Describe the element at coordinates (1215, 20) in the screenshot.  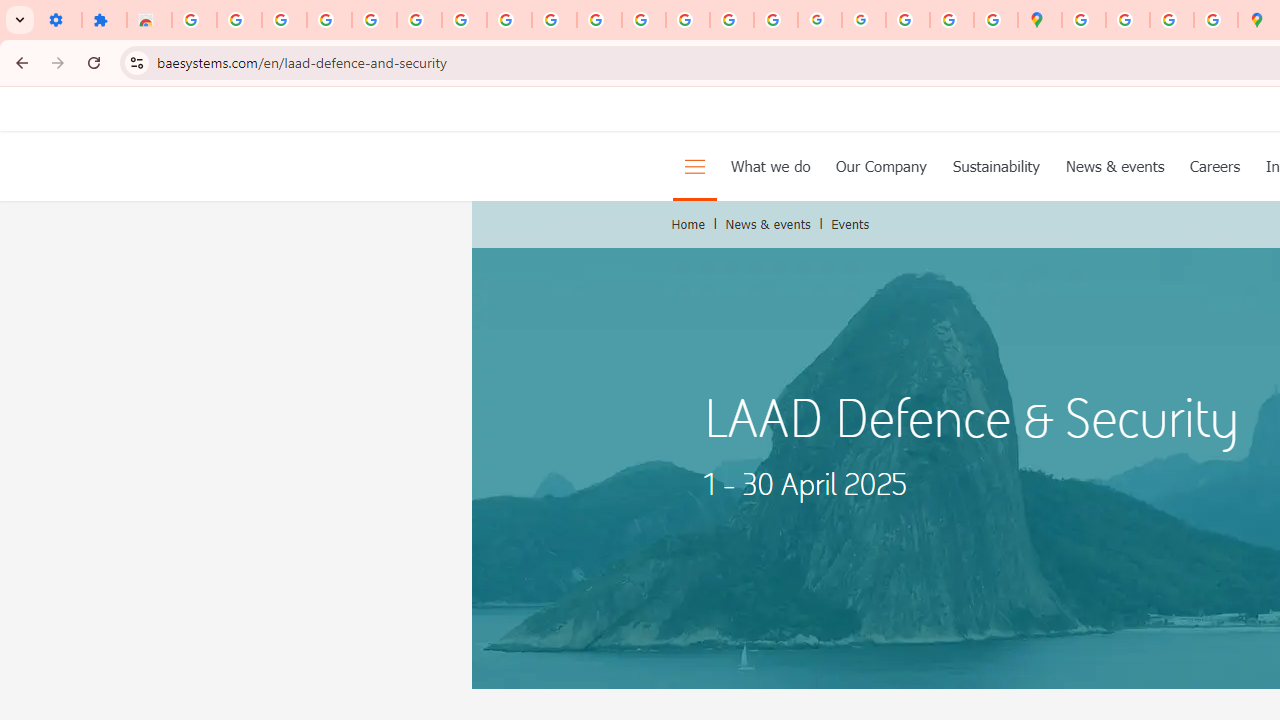
I see `'Safety in Our Products - Google Safety Center'` at that location.